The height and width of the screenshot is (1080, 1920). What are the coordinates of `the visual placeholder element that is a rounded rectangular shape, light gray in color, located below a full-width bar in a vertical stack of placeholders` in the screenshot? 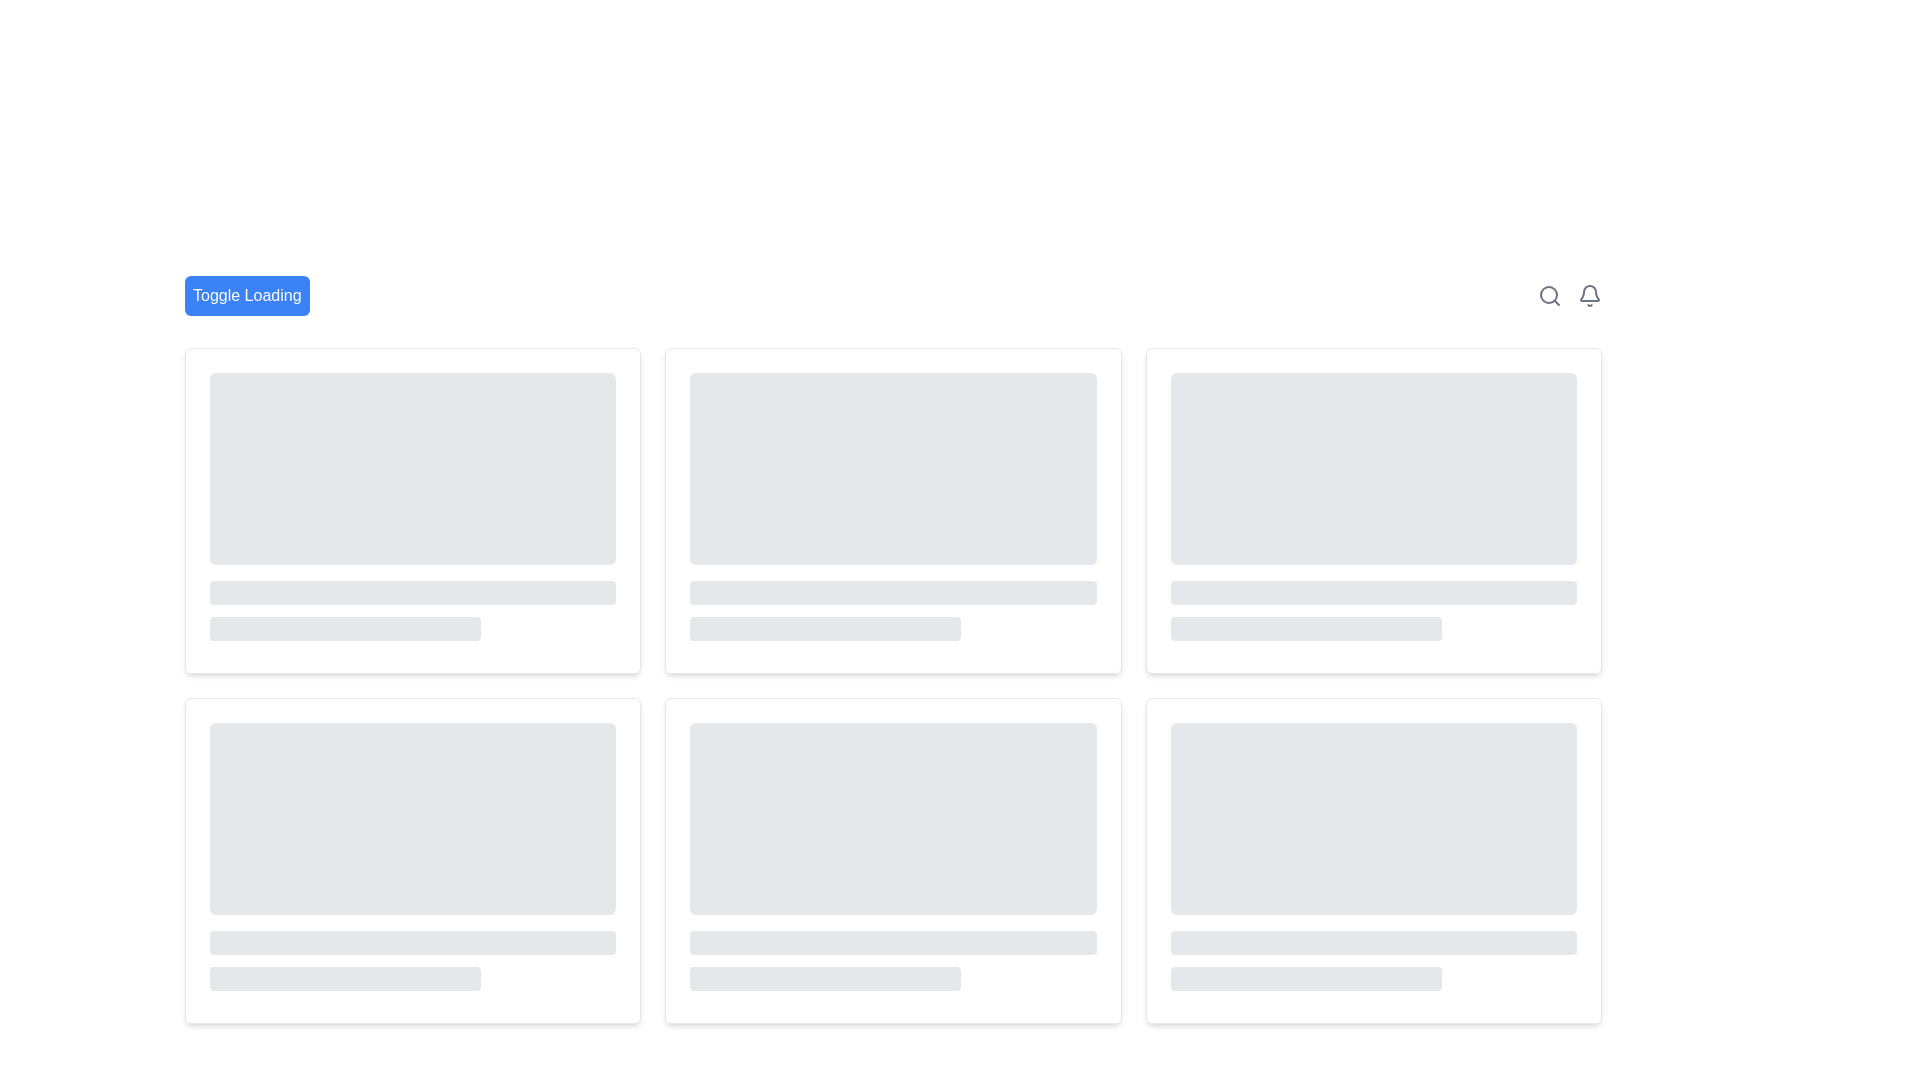 It's located at (825, 978).